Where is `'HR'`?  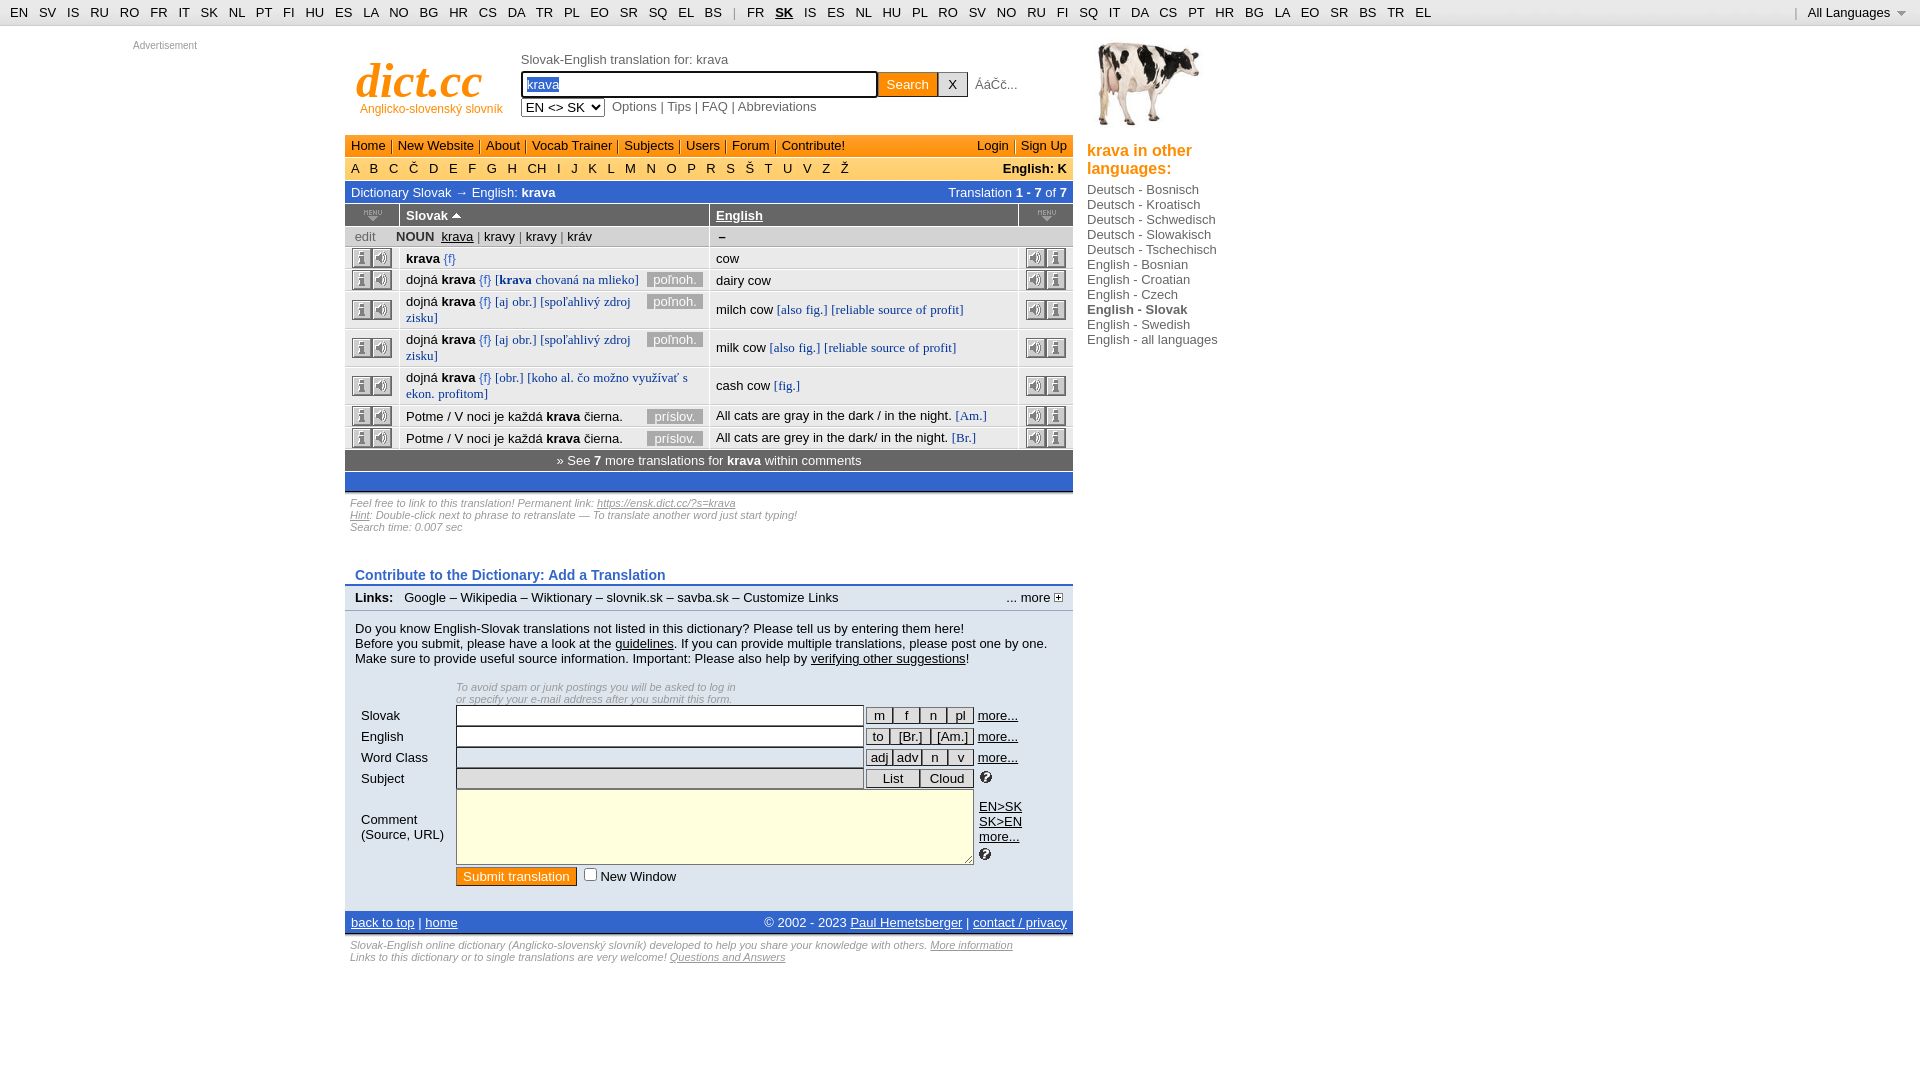 'HR' is located at coordinates (1213, 12).